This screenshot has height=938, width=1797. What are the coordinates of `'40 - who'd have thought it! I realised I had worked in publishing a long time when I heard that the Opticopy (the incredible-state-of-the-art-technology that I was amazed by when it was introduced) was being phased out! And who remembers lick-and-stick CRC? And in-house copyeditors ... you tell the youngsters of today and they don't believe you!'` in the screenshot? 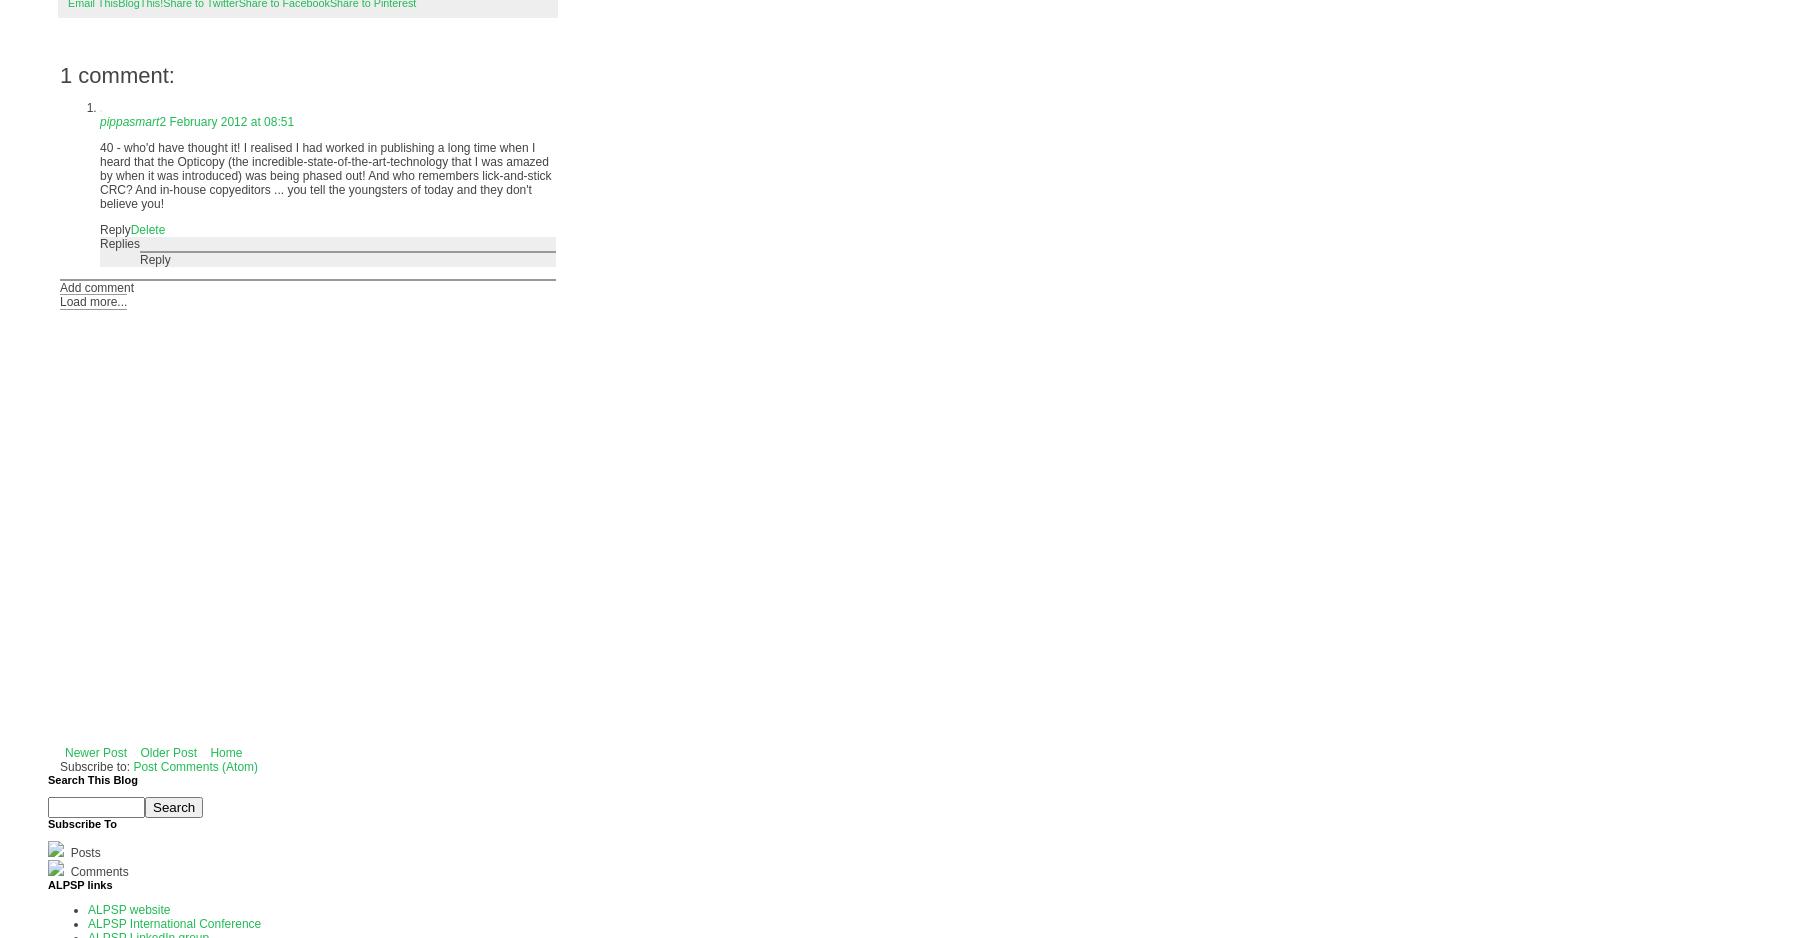 It's located at (325, 174).